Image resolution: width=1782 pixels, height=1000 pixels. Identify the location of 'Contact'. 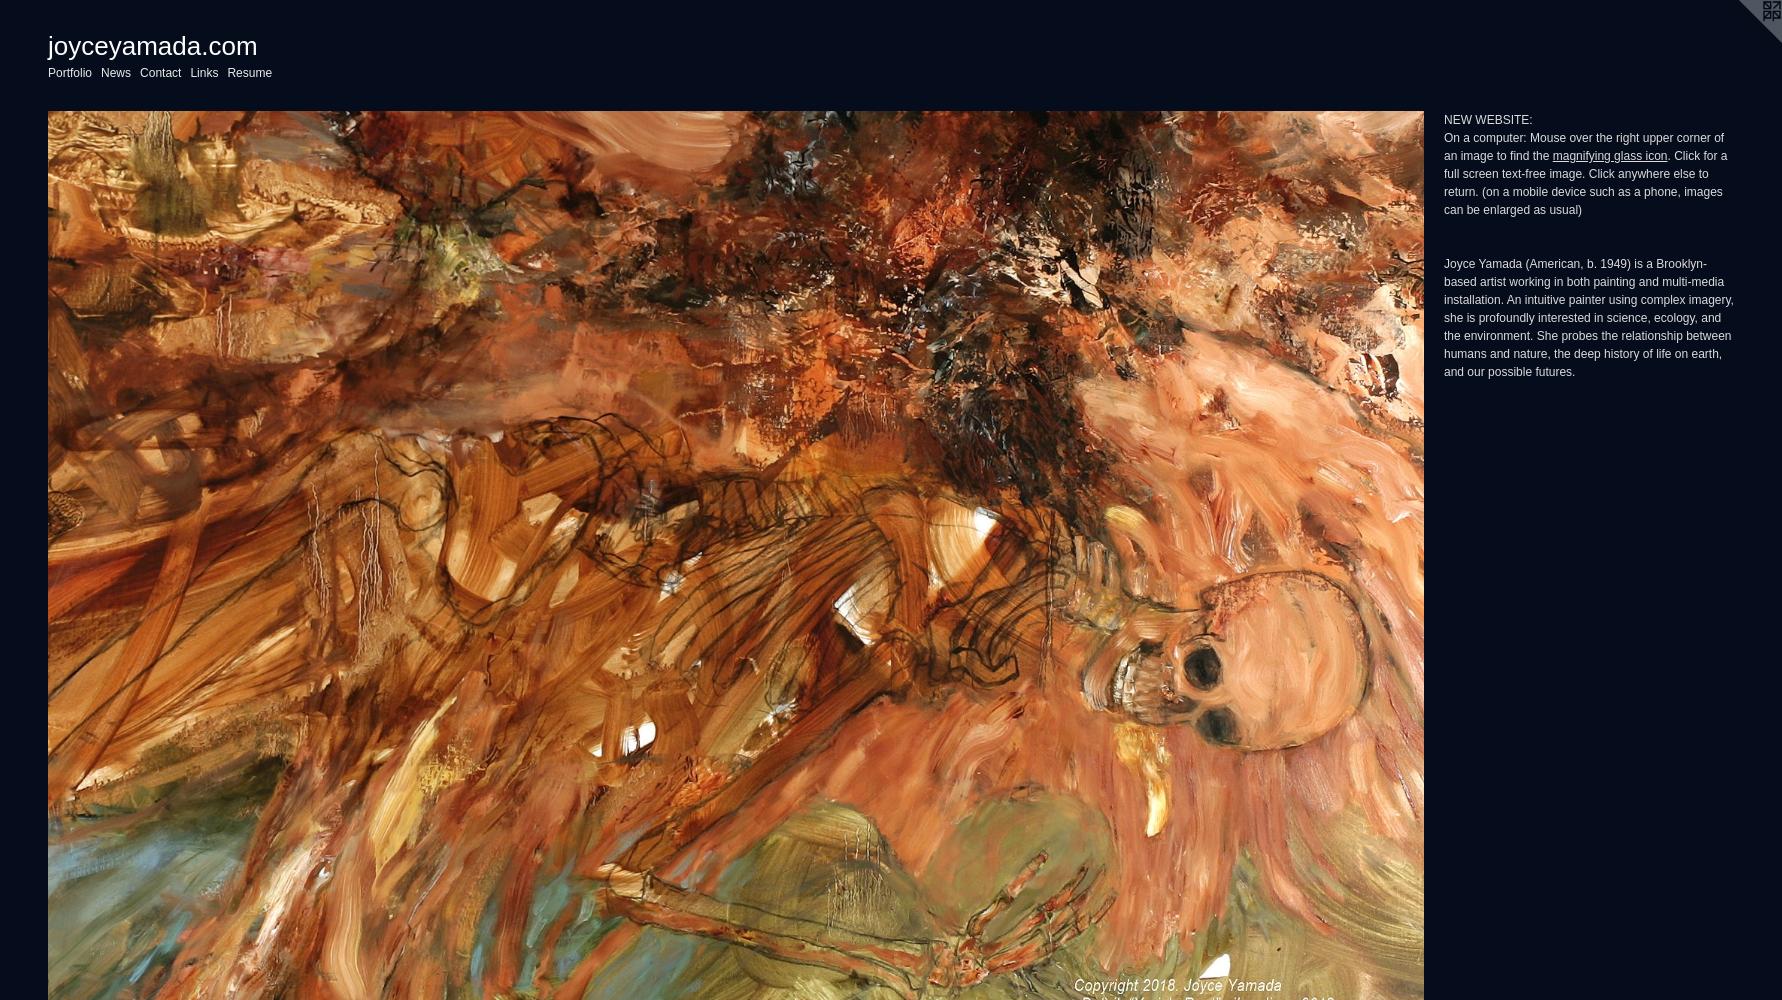
(159, 72).